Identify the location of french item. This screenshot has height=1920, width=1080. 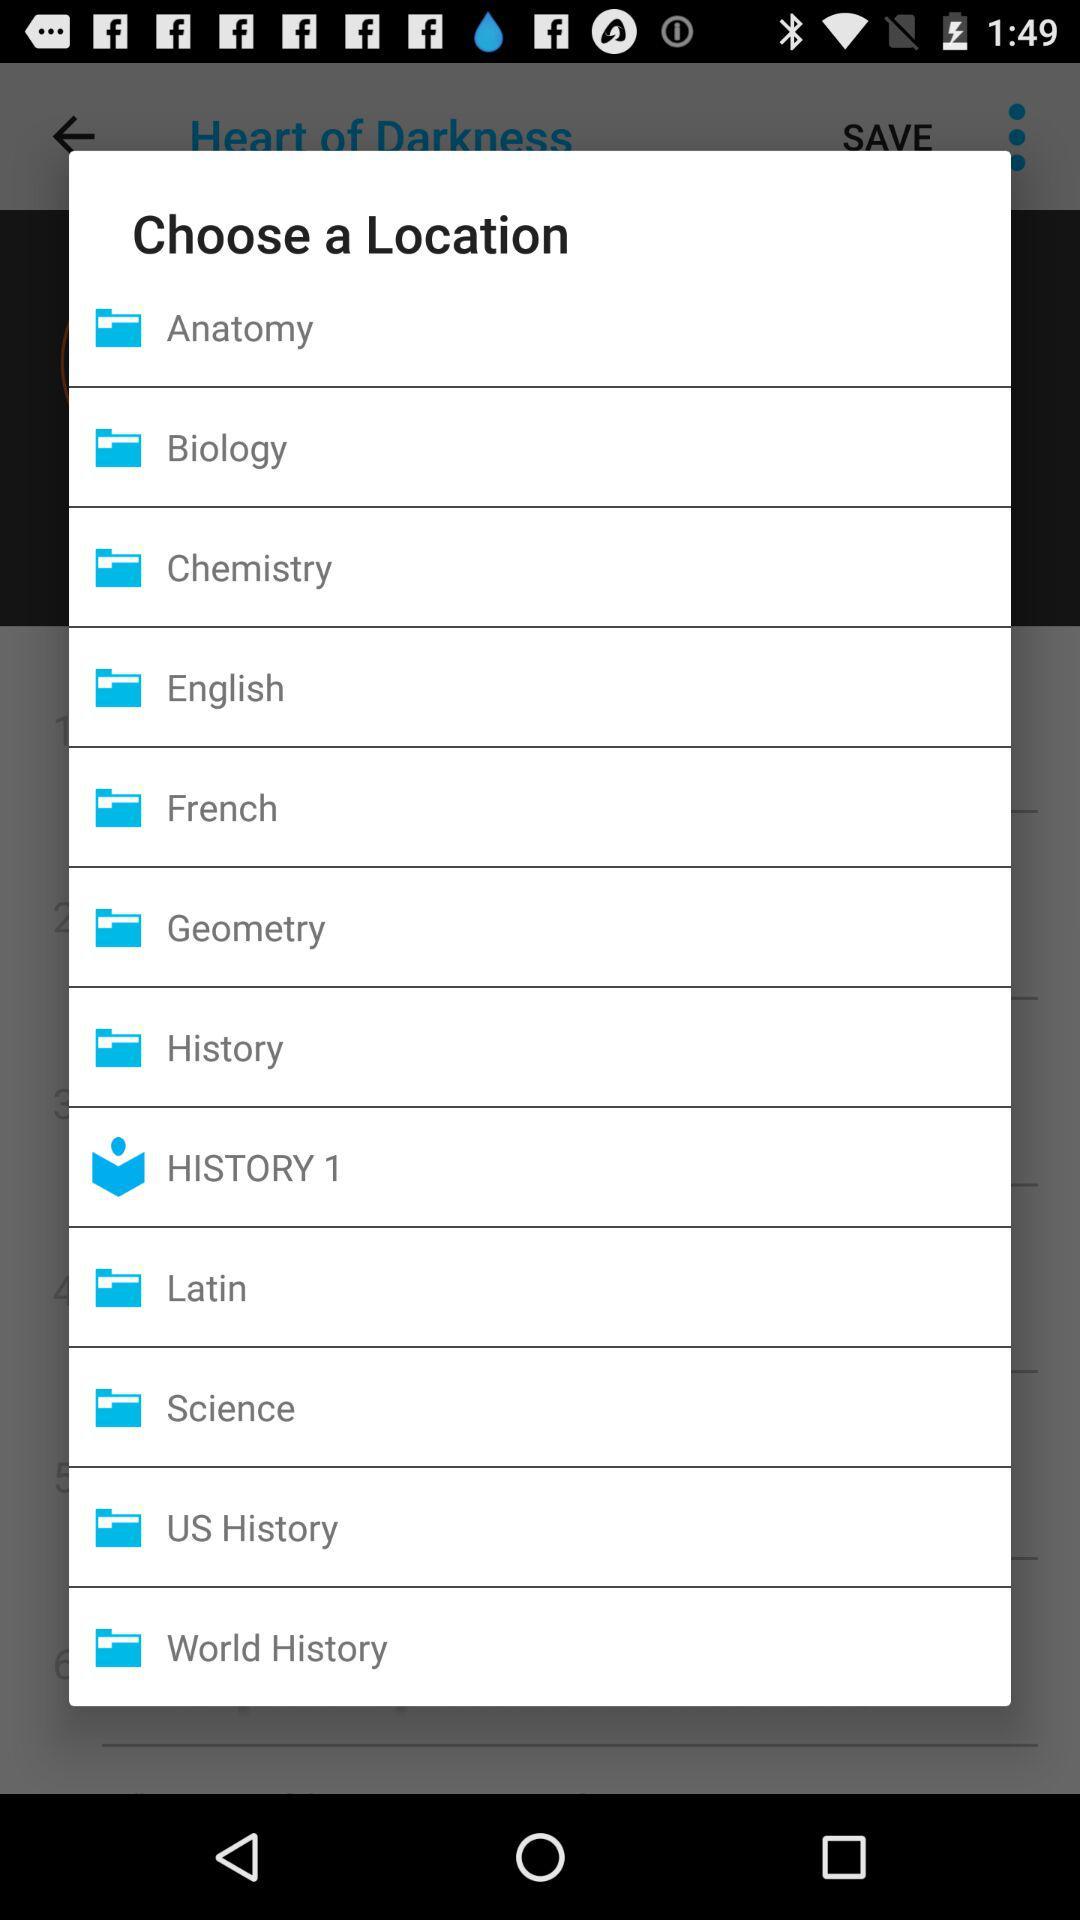
(587, 806).